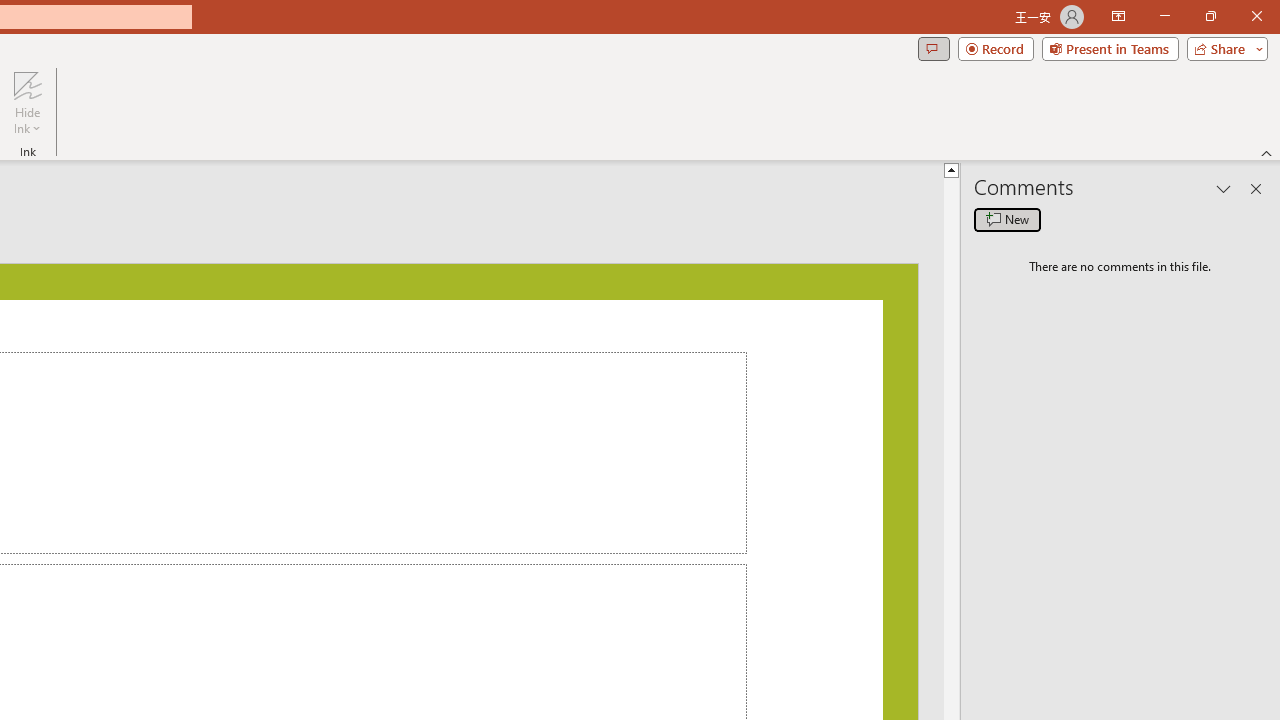 This screenshot has height=720, width=1280. Describe the element at coordinates (27, 84) in the screenshot. I see `'Hide Ink'` at that location.